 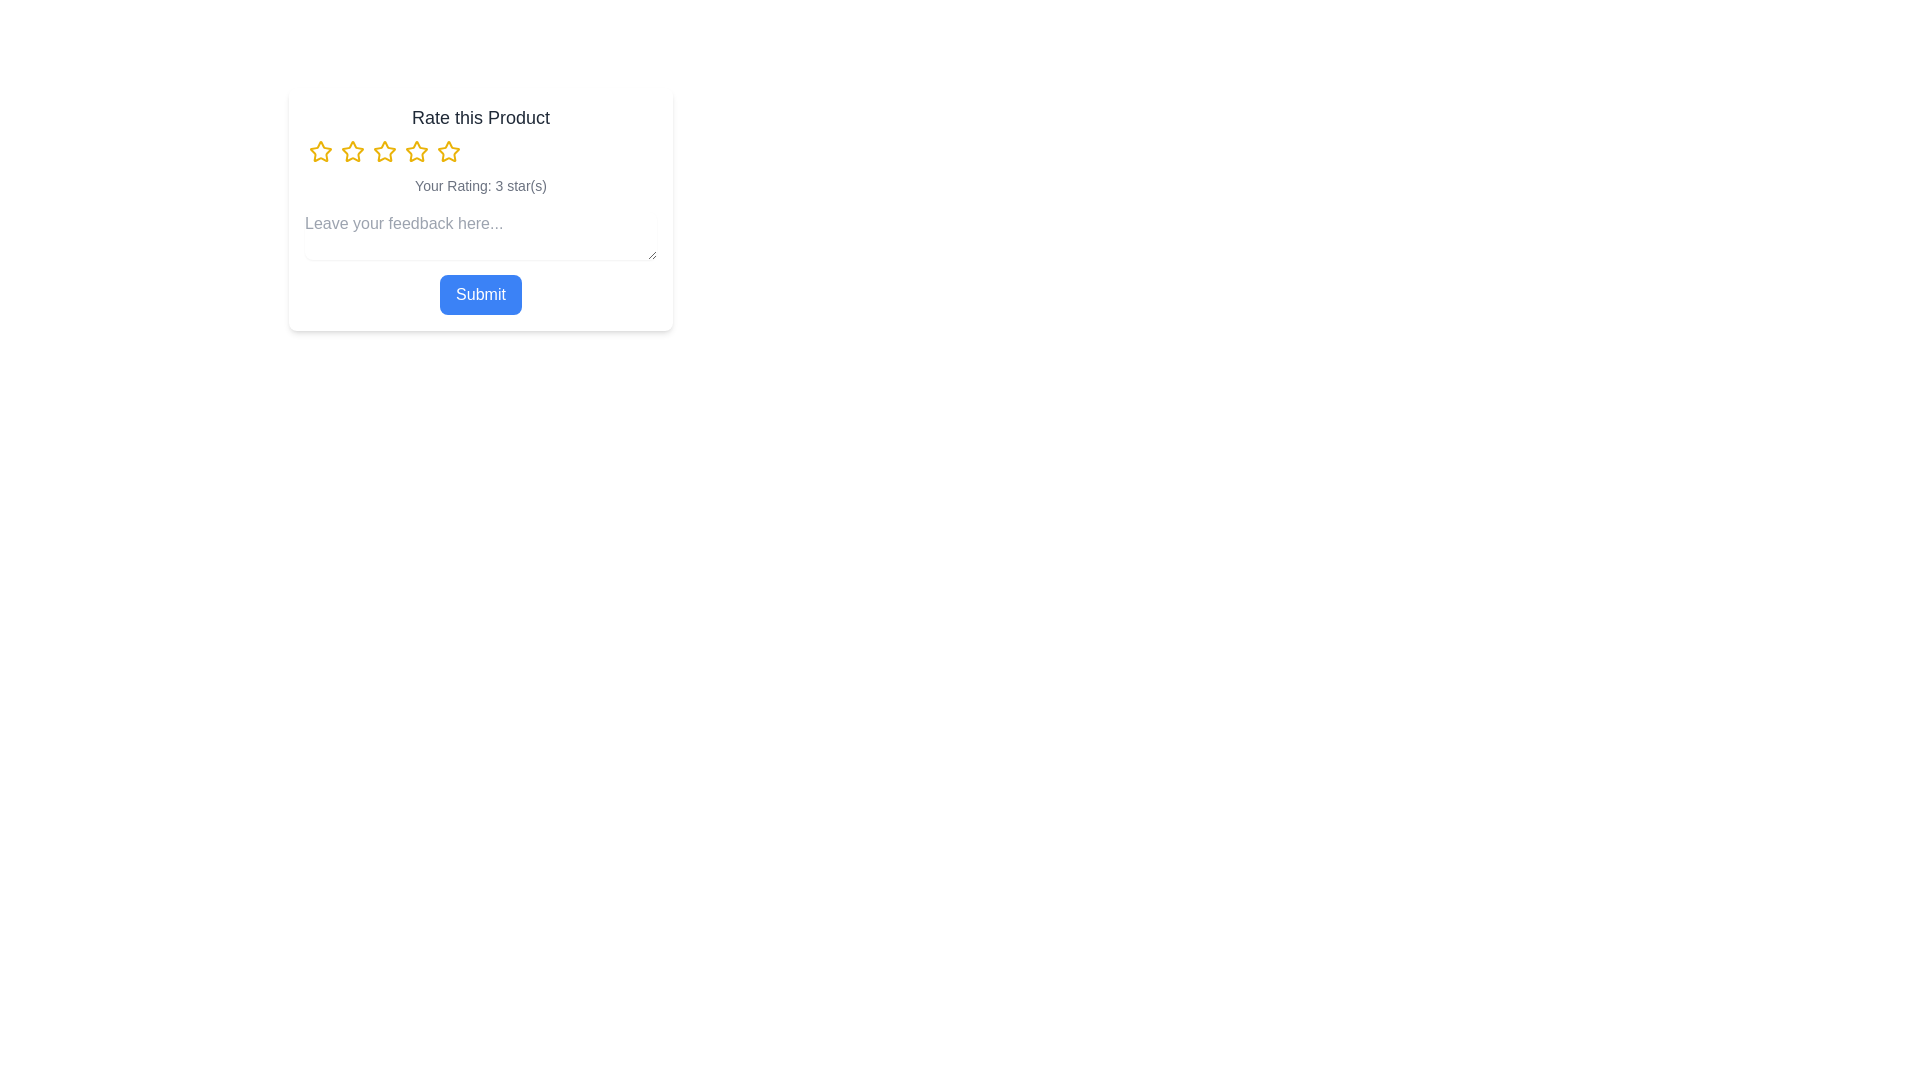 What do you see at coordinates (384, 150) in the screenshot?
I see `the rating by clicking on the 3 star` at bounding box center [384, 150].